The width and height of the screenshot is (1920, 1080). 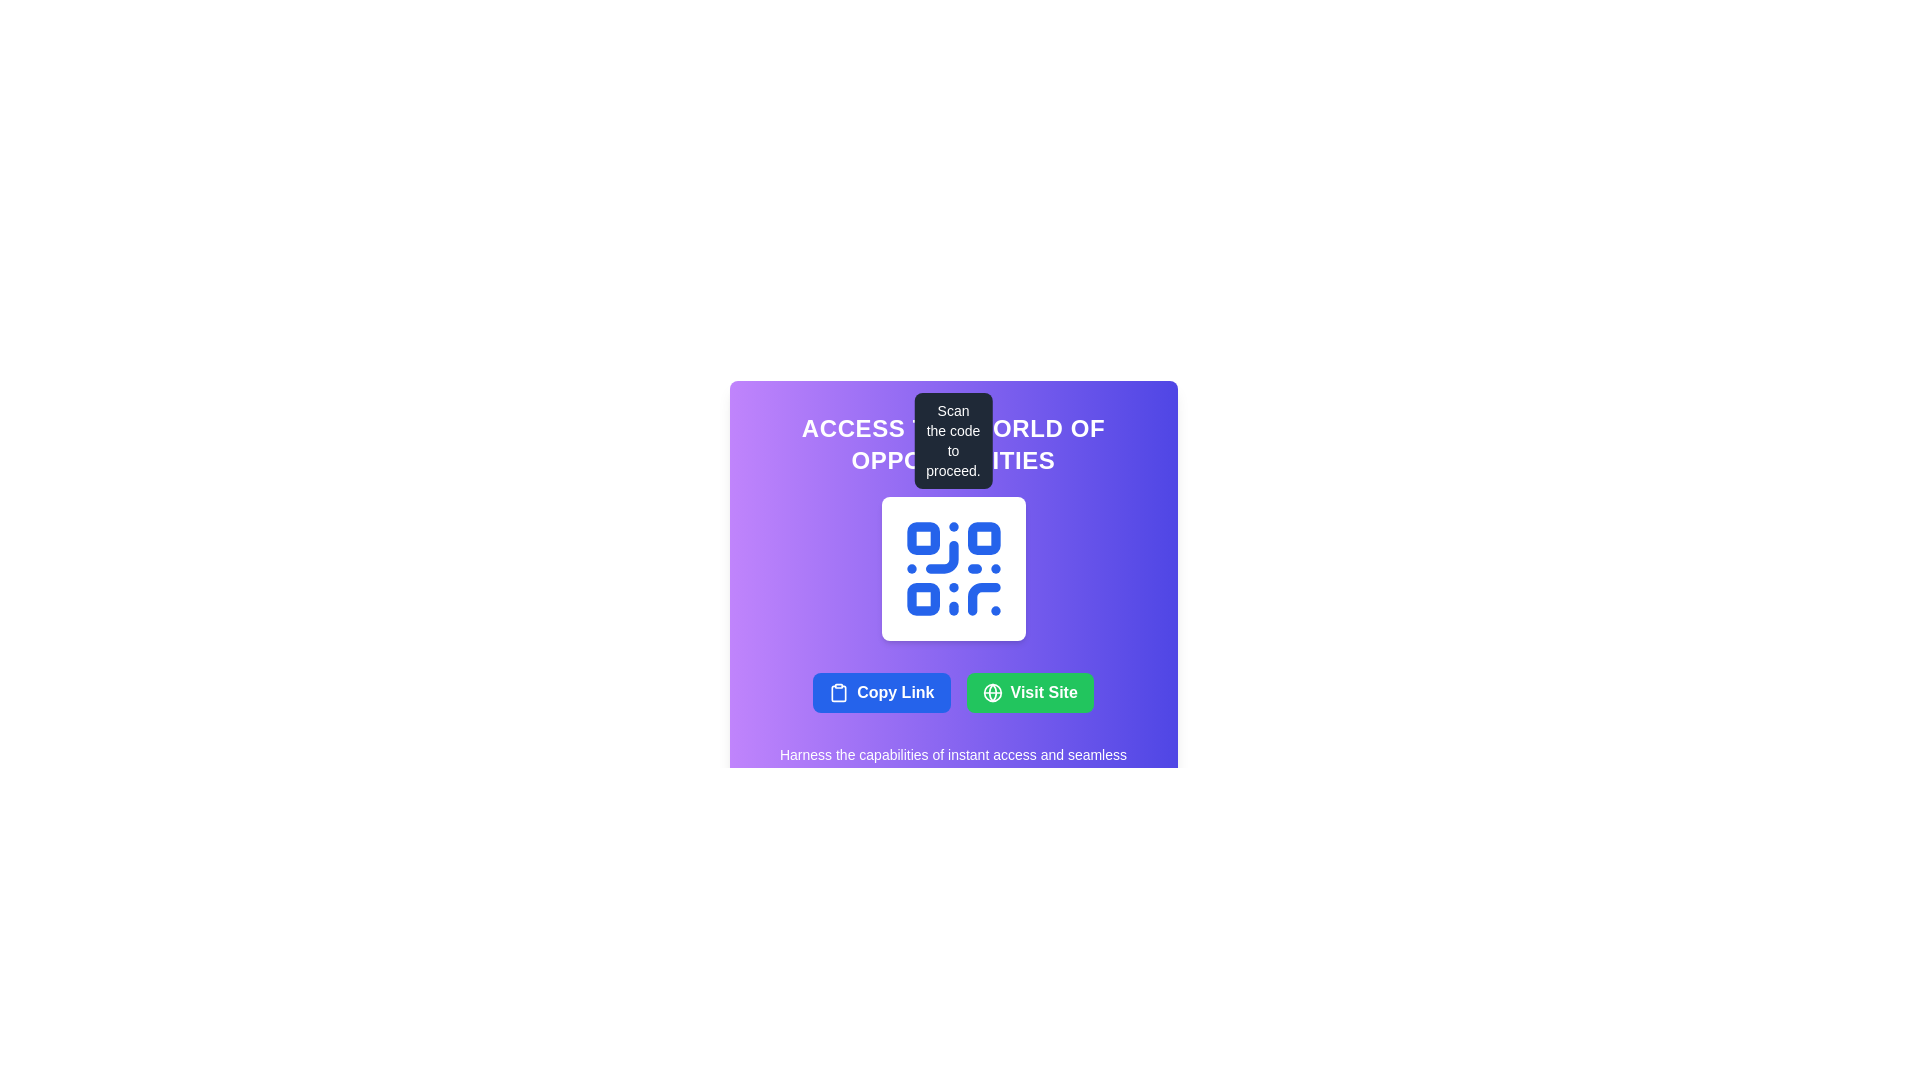 I want to click on the left button below the QR code, which is used to copy a link to the clipboard, so click(x=880, y=692).